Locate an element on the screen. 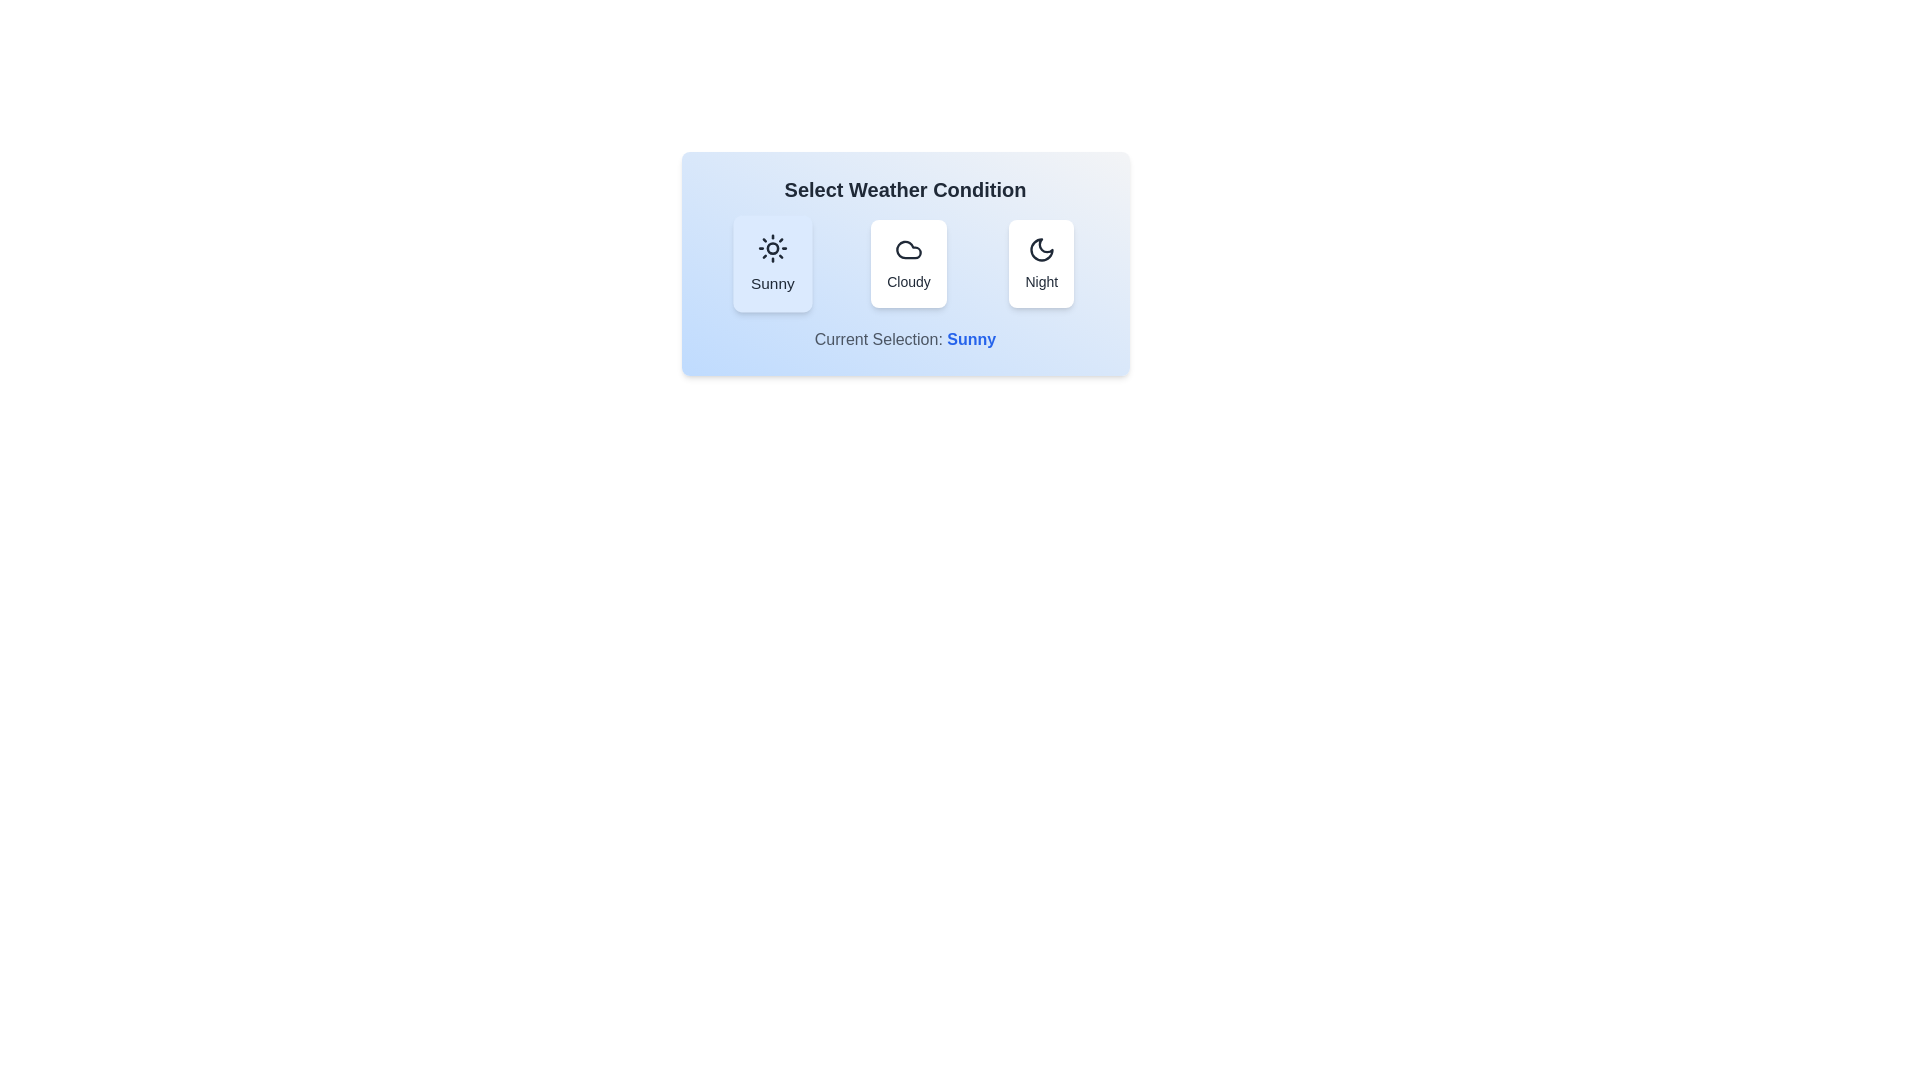  the weather condition by clicking on the respective icon: Night is located at coordinates (1040, 262).